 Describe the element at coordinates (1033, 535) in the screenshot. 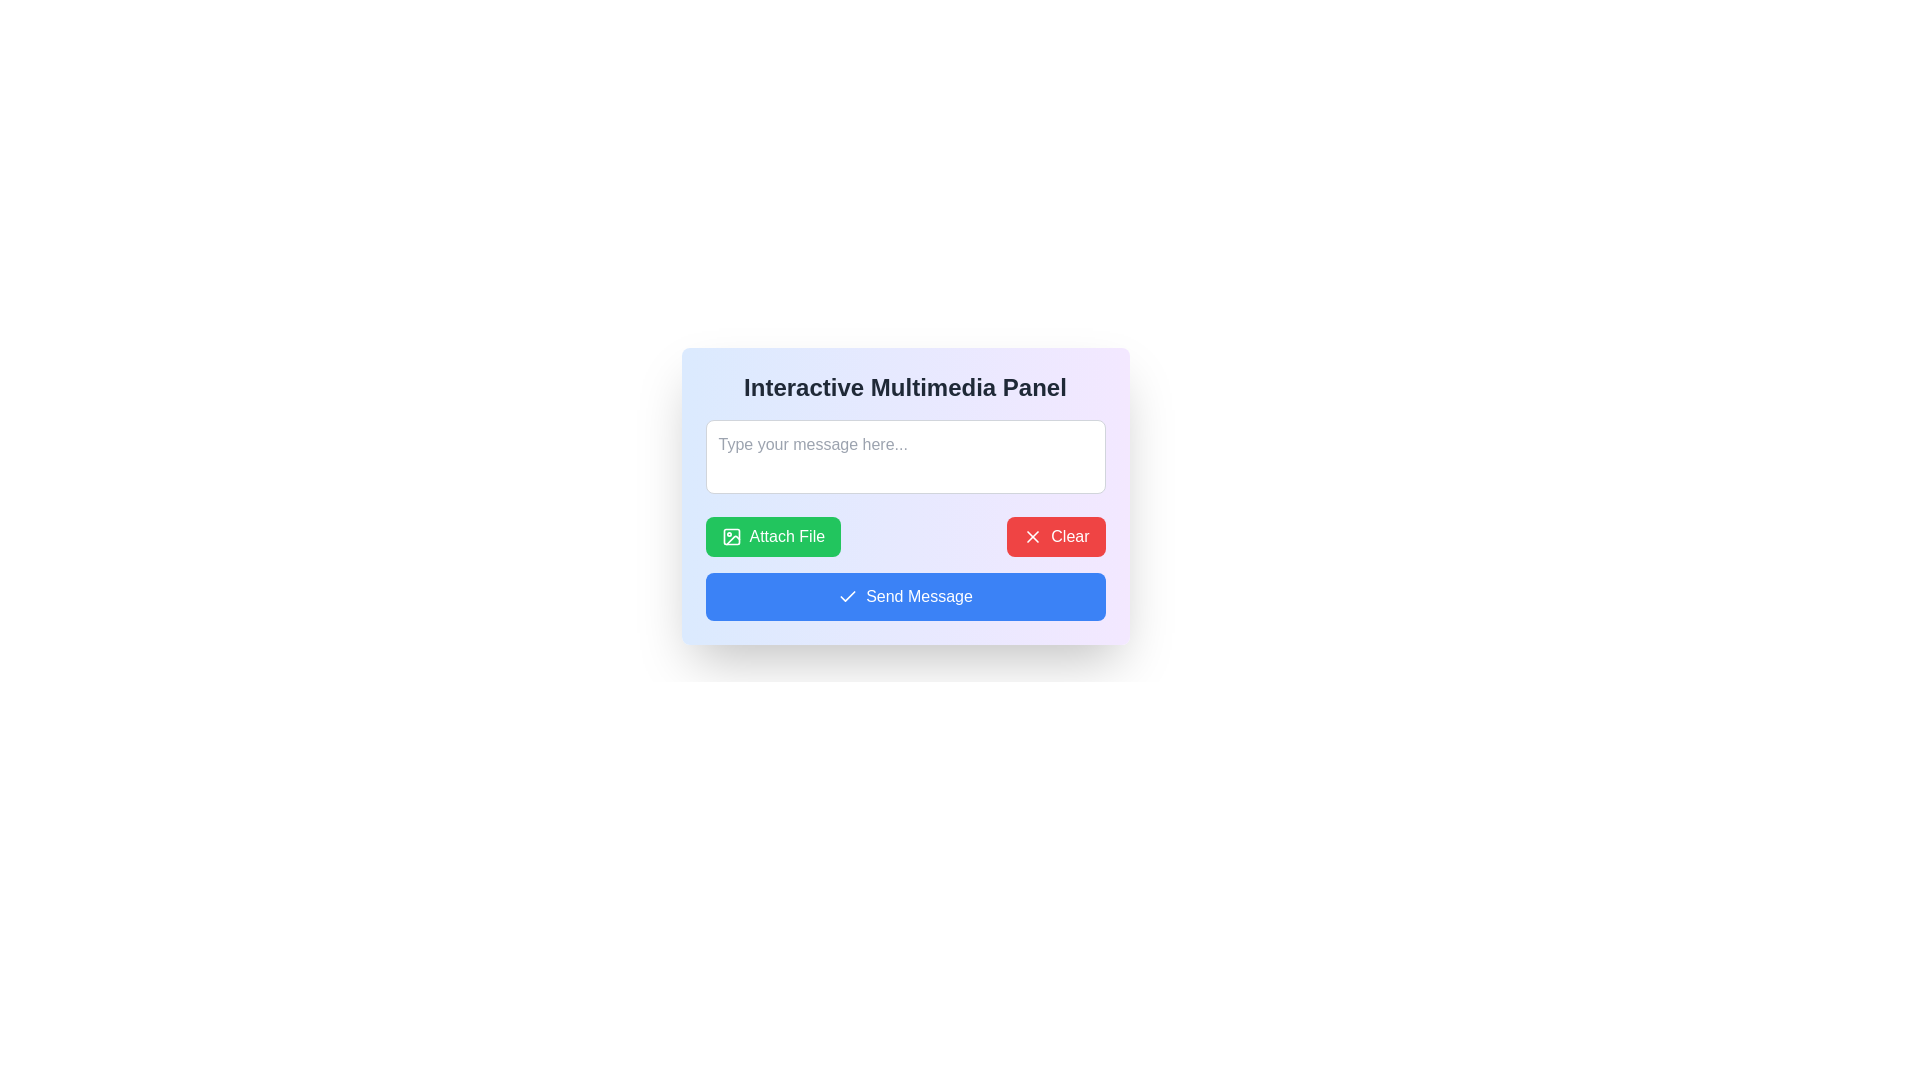

I see `the graphical cross icon in the top-right corner of the interactive panel` at that location.